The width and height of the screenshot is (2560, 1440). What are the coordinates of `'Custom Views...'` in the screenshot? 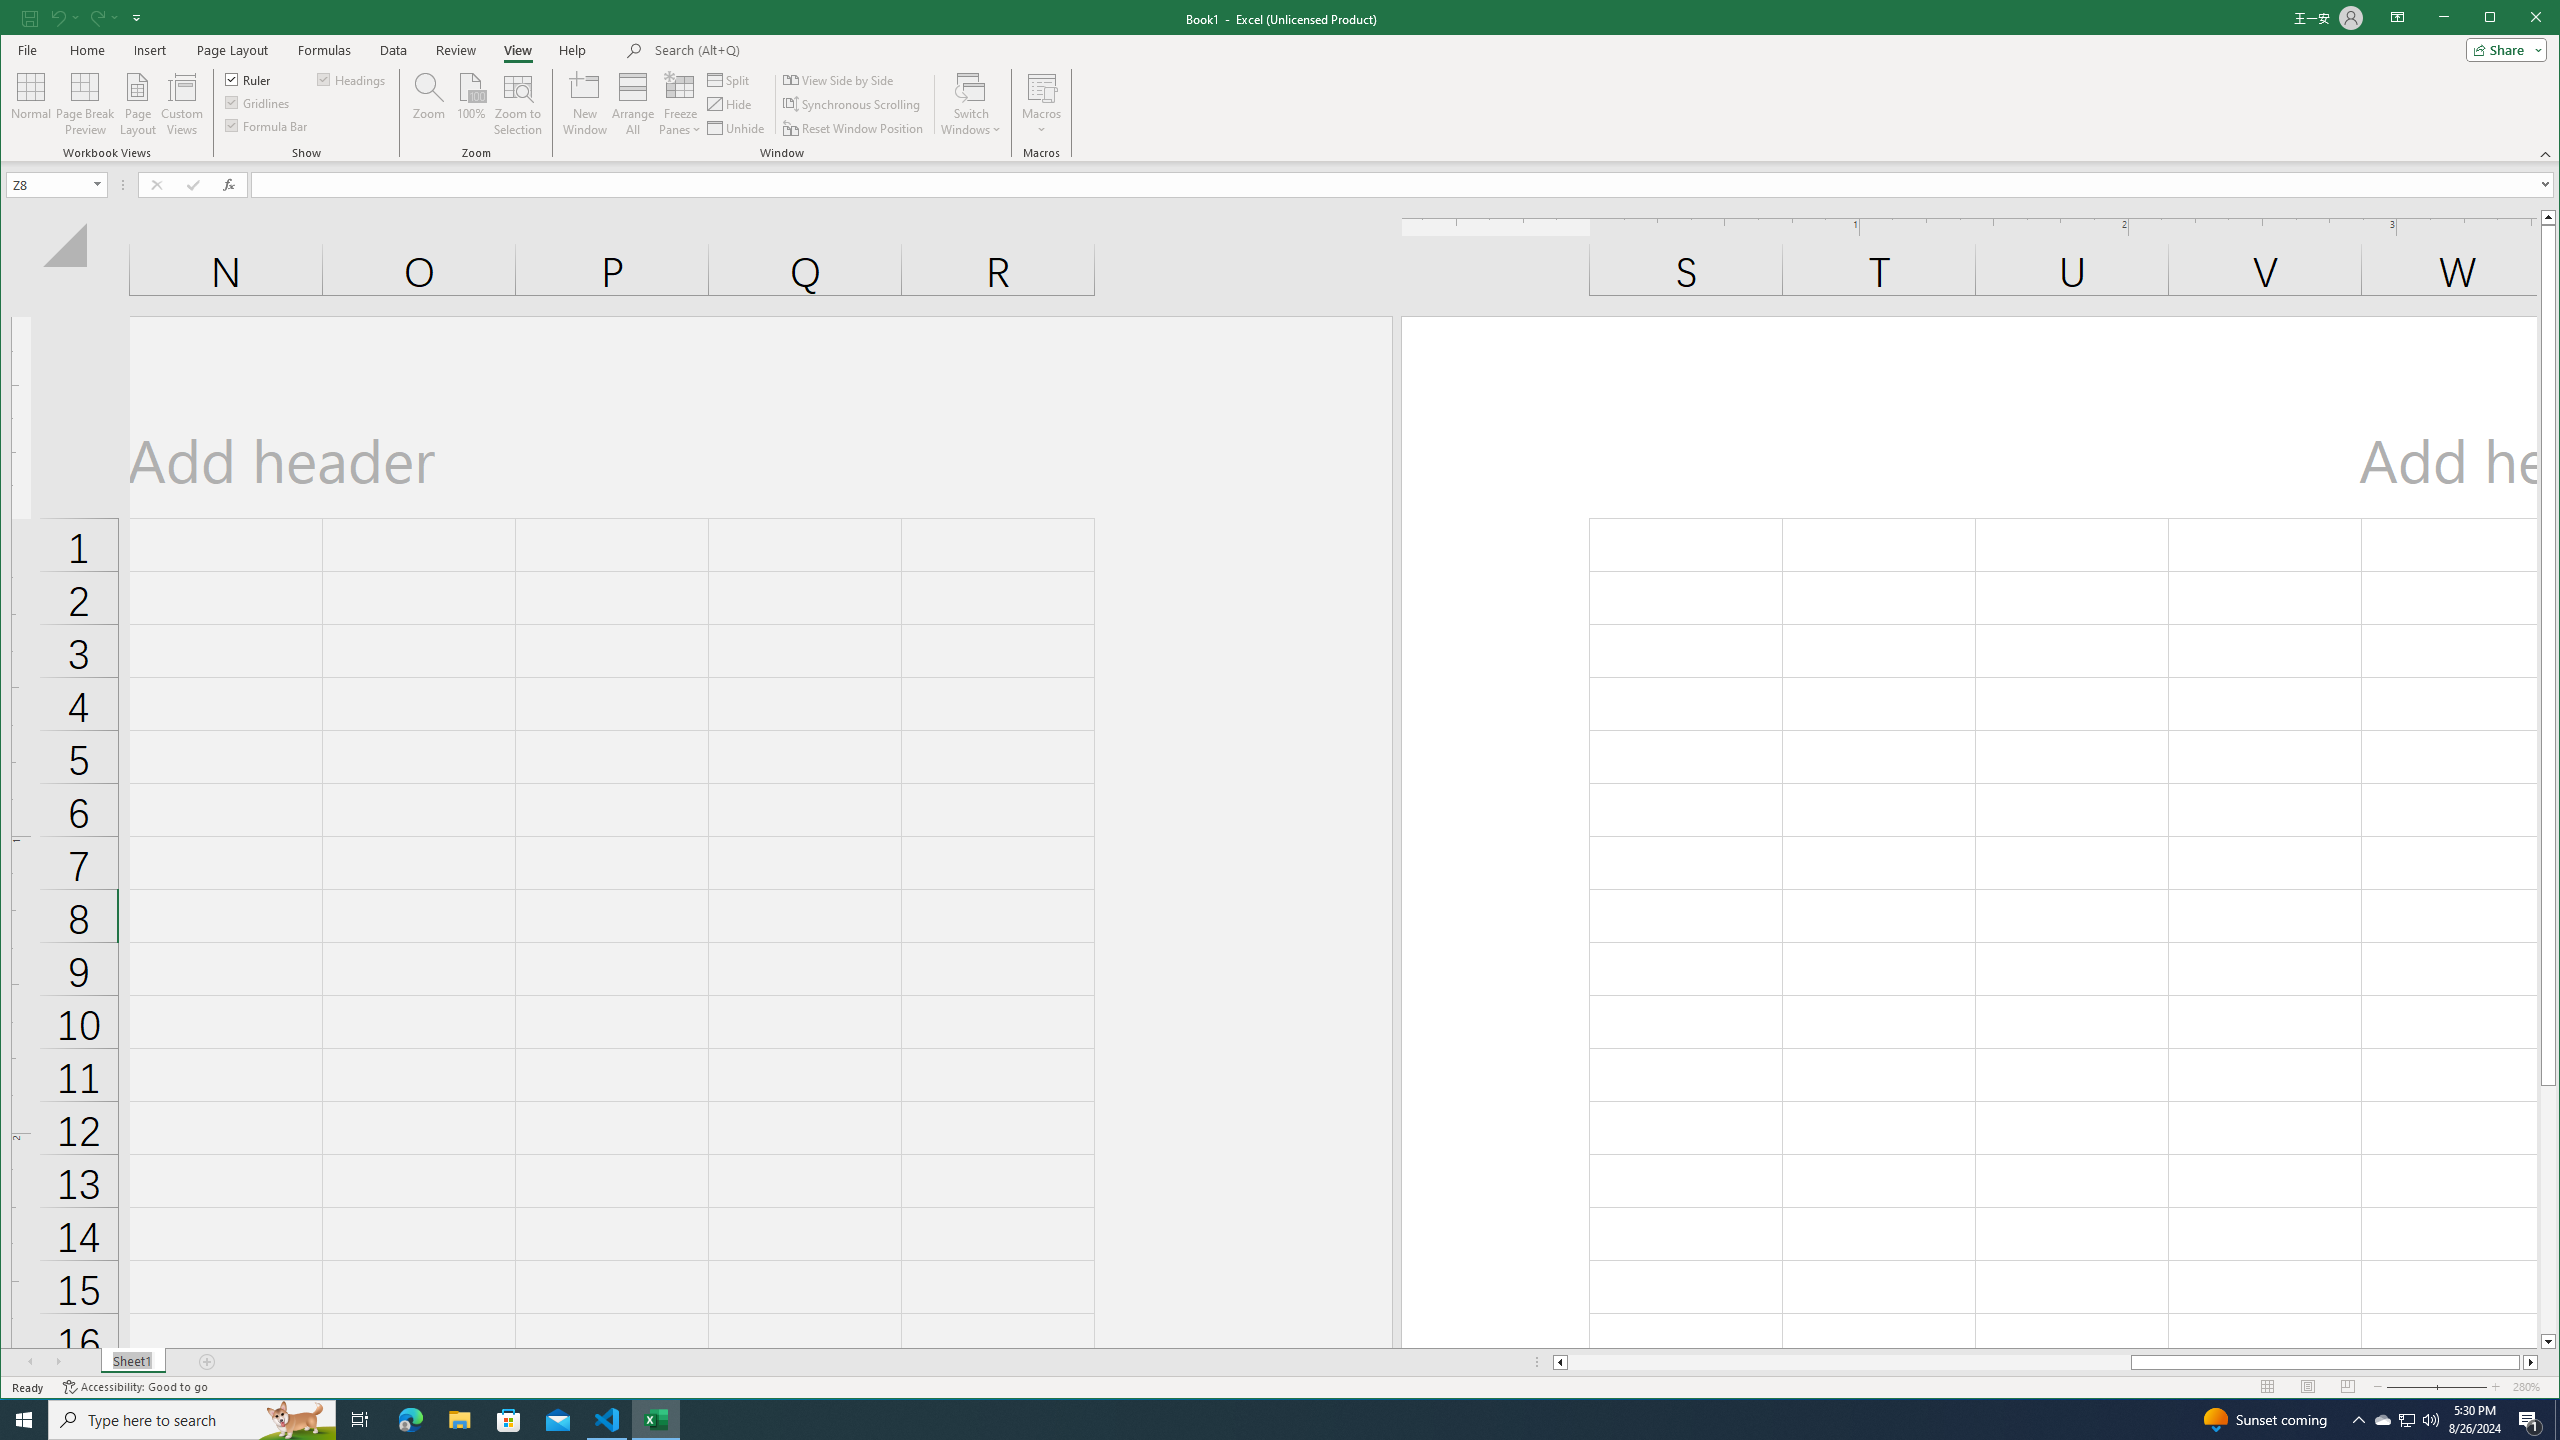 It's located at (180, 103).